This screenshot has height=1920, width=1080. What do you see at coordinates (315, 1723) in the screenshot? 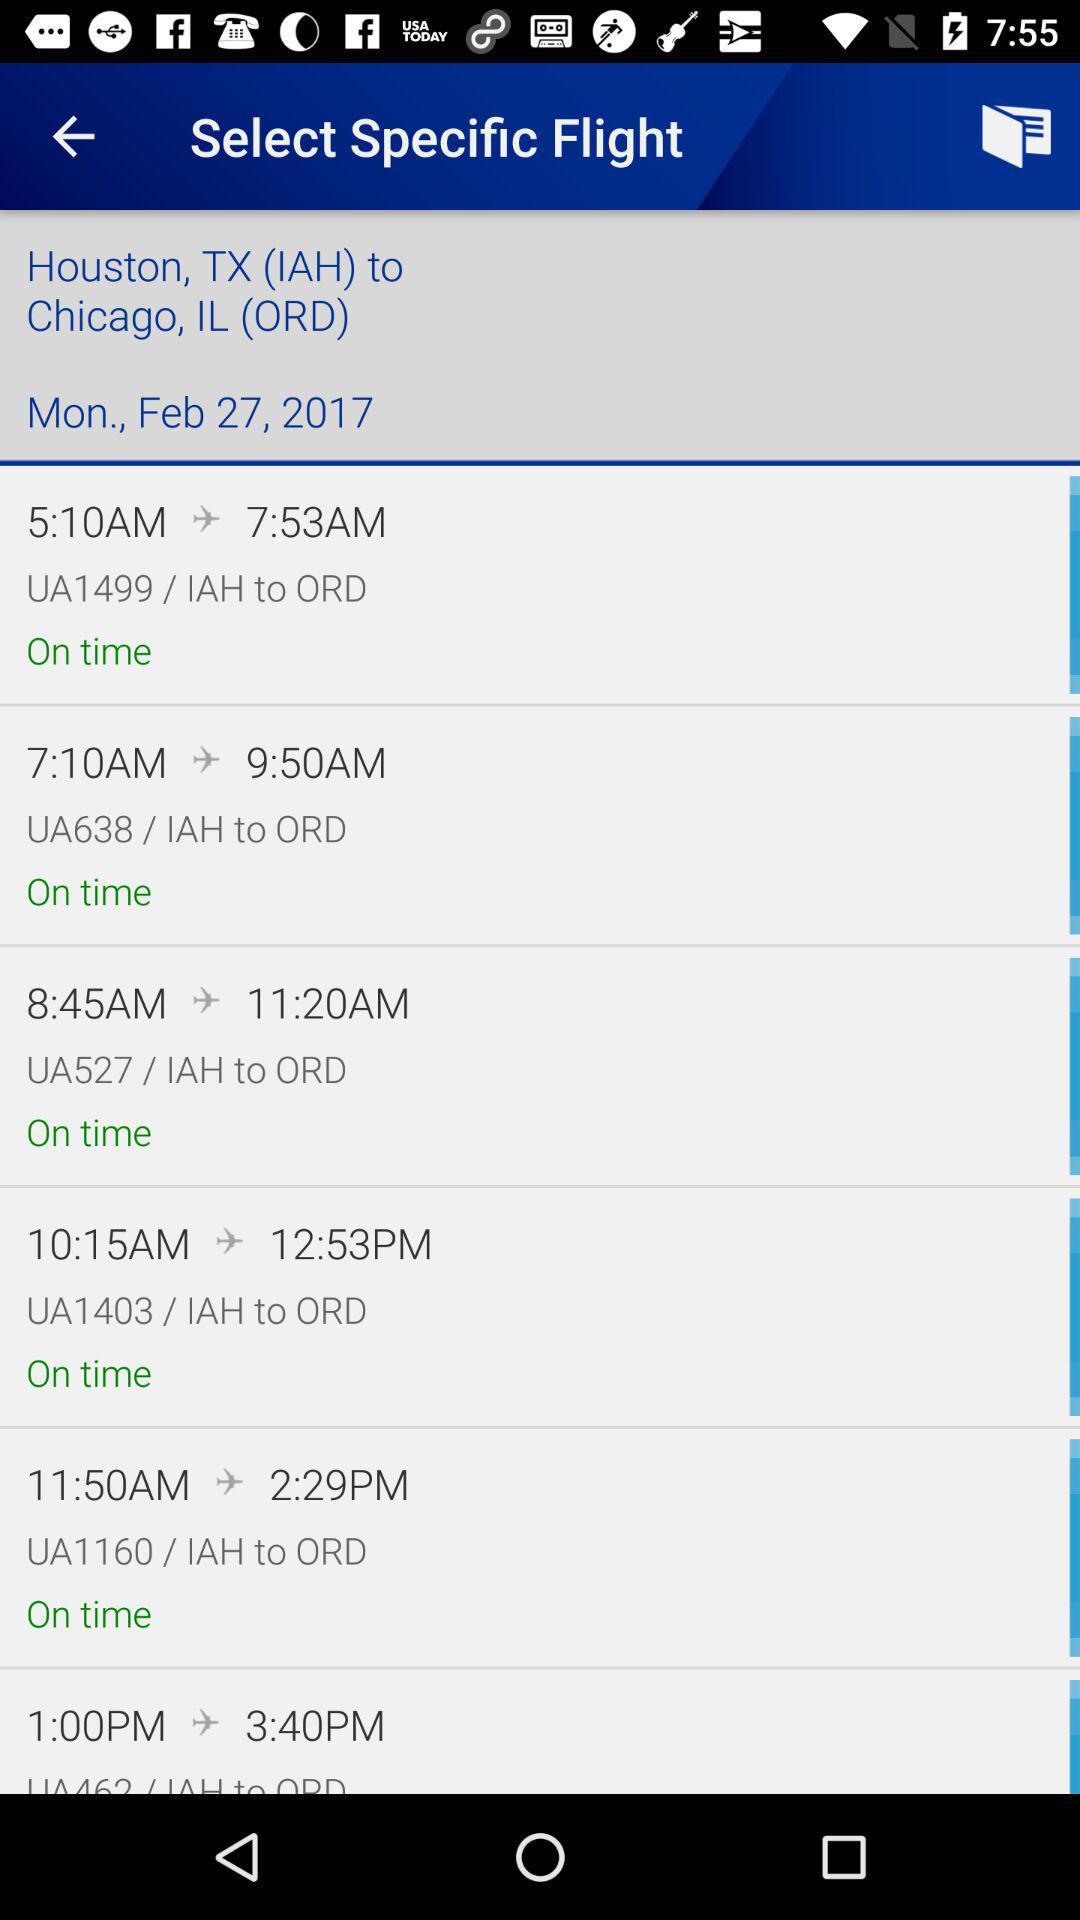
I see `the icon above the ua462 iah to icon` at bounding box center [315, 1723].